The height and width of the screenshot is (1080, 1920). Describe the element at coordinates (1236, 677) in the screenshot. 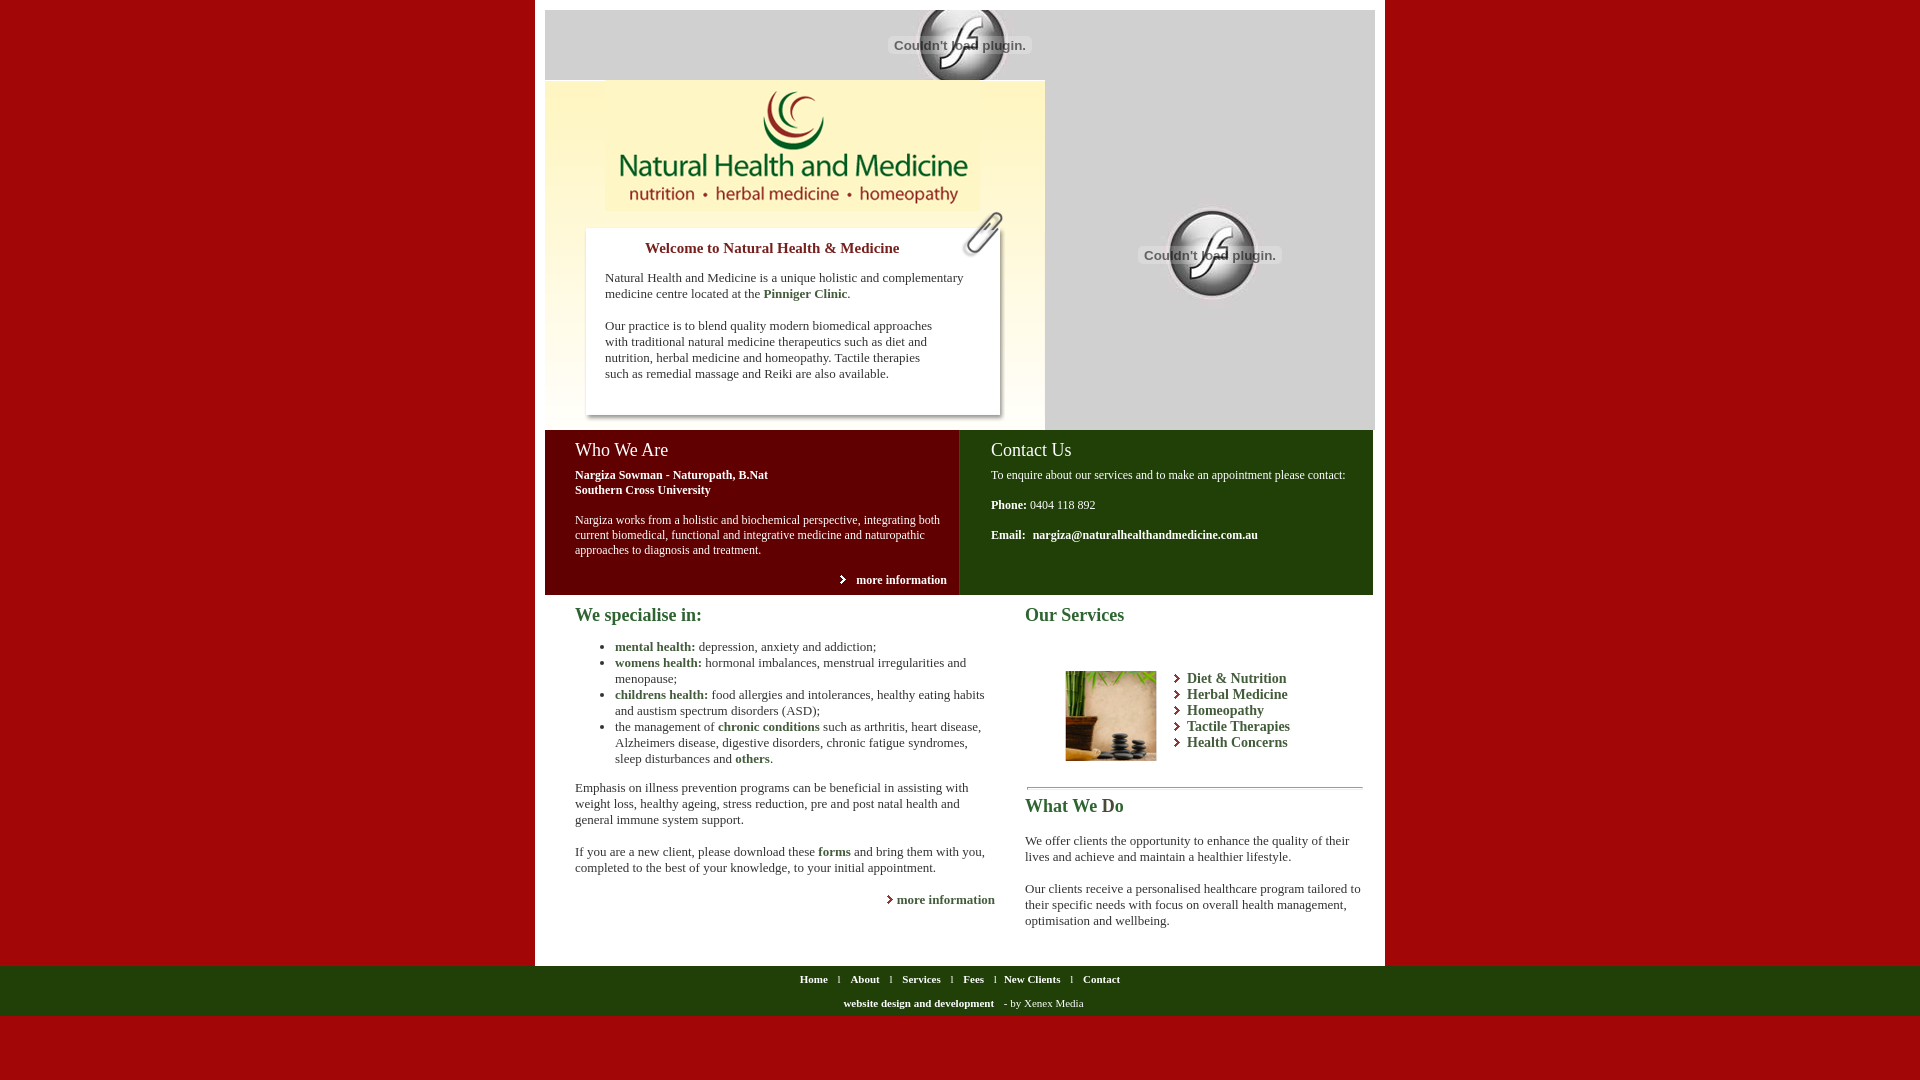

I see `'Diet & Nutrition'` at that location.